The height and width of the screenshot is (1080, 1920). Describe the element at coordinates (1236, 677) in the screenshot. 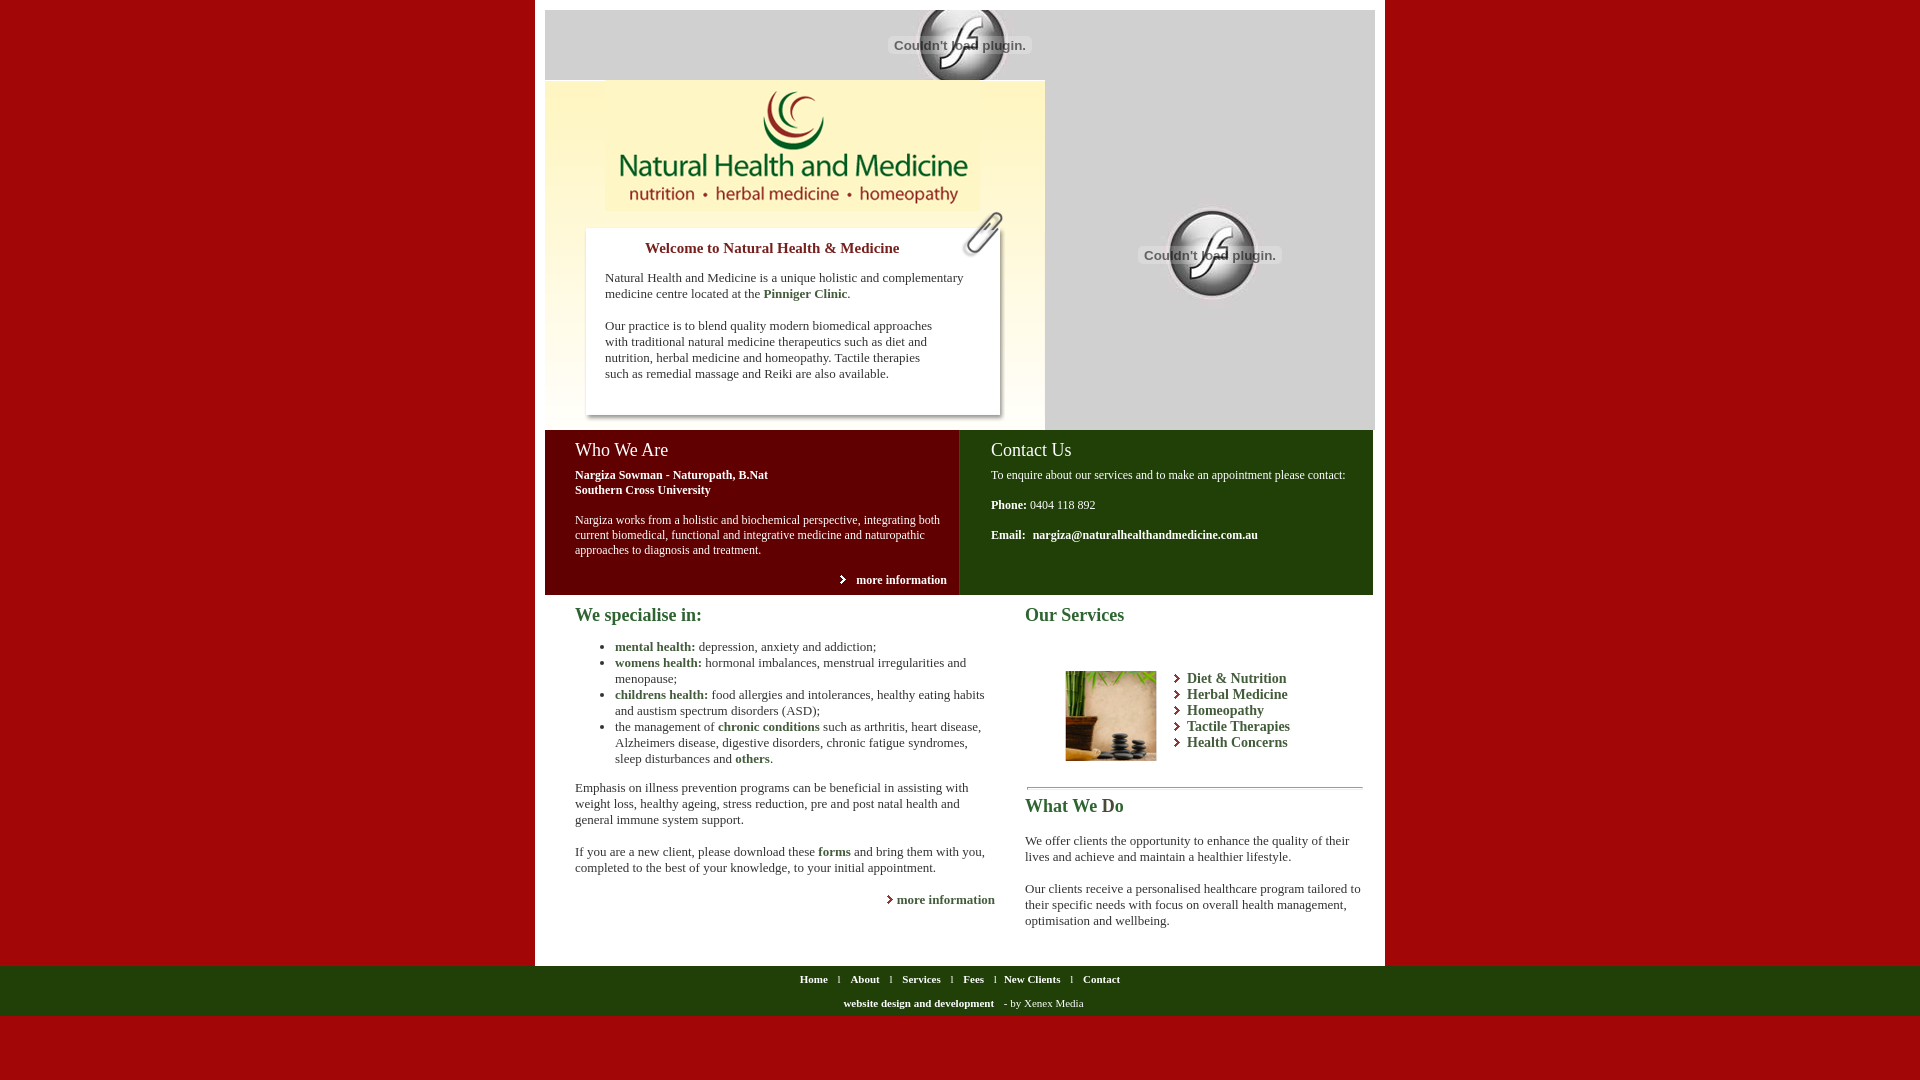

I see `'Diet & Nutrition'` at that location.